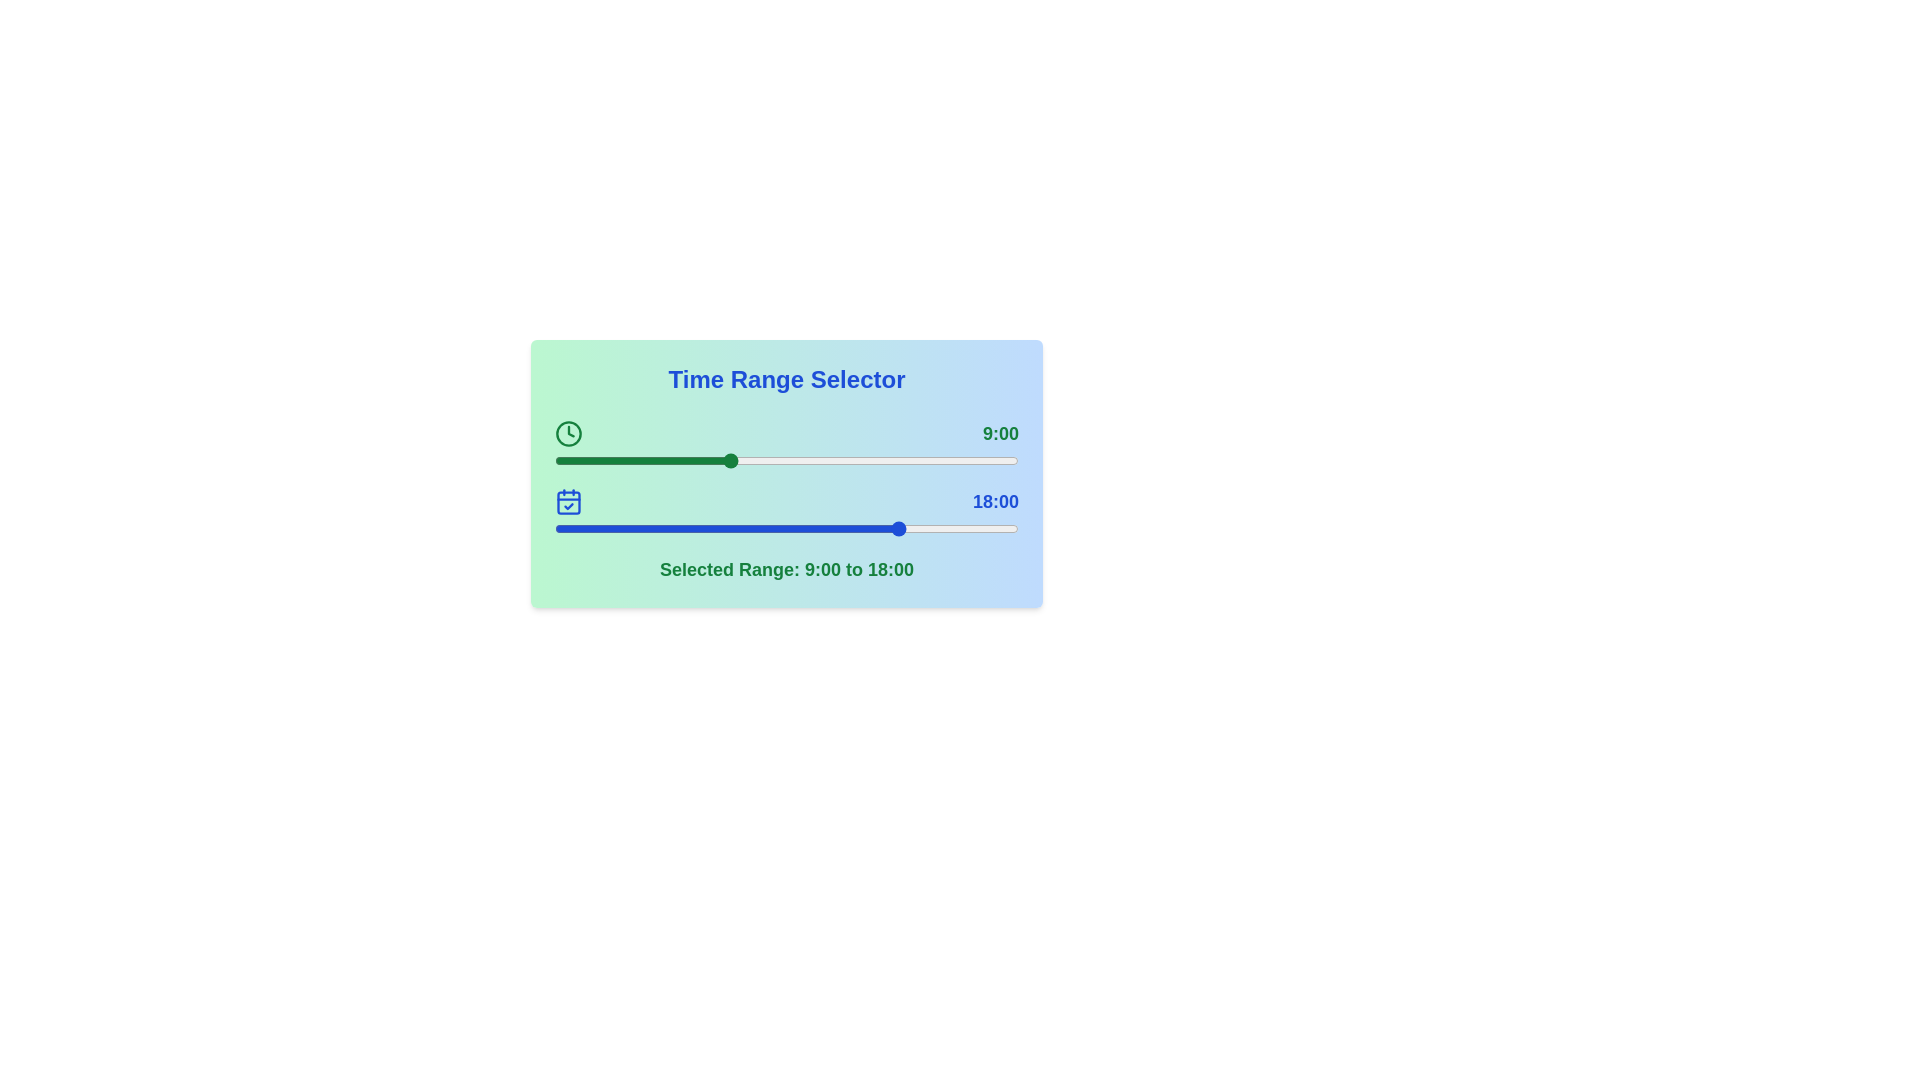 The image size is (1920, 1080). I want to click on time range, so click(844, 527).